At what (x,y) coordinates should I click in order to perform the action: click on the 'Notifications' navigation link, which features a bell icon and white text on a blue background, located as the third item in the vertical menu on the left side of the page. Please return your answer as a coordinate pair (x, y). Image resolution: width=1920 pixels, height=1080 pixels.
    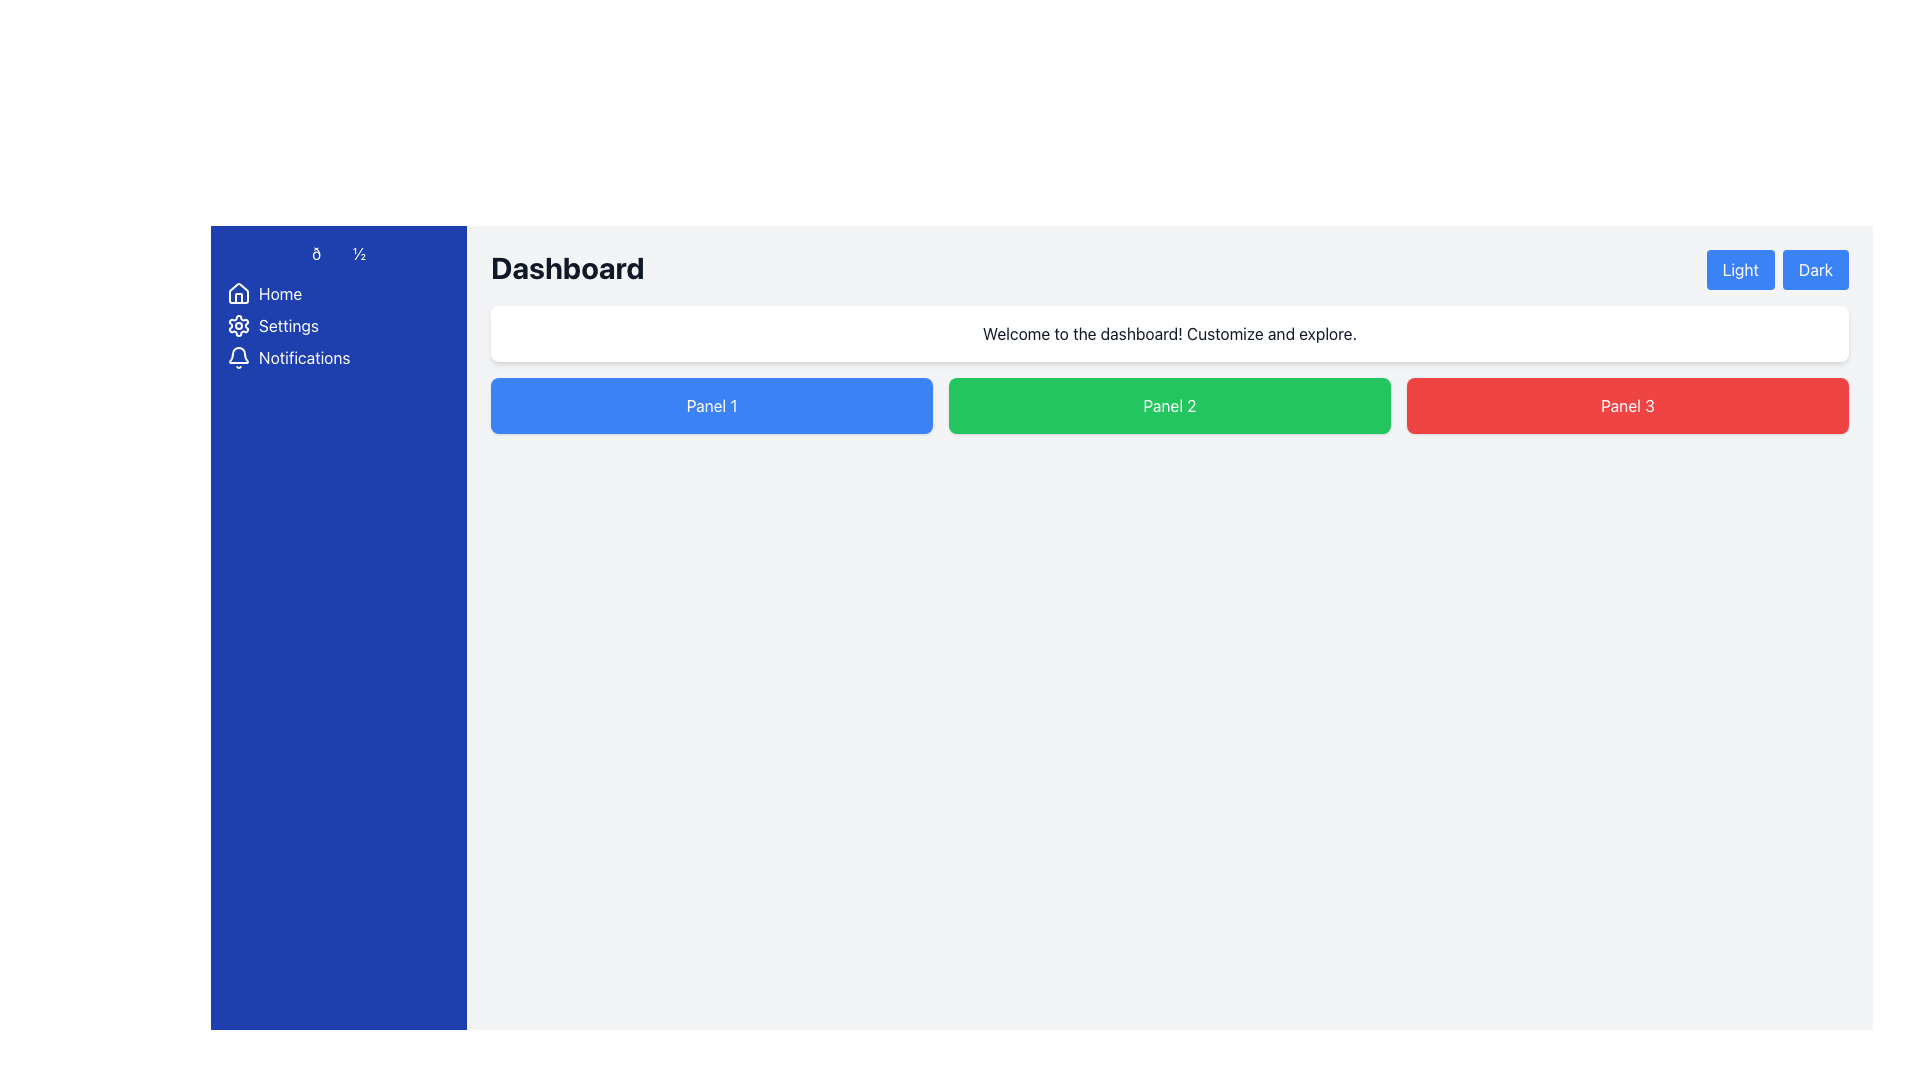
    Looking at the image, I should click on (339, 357).